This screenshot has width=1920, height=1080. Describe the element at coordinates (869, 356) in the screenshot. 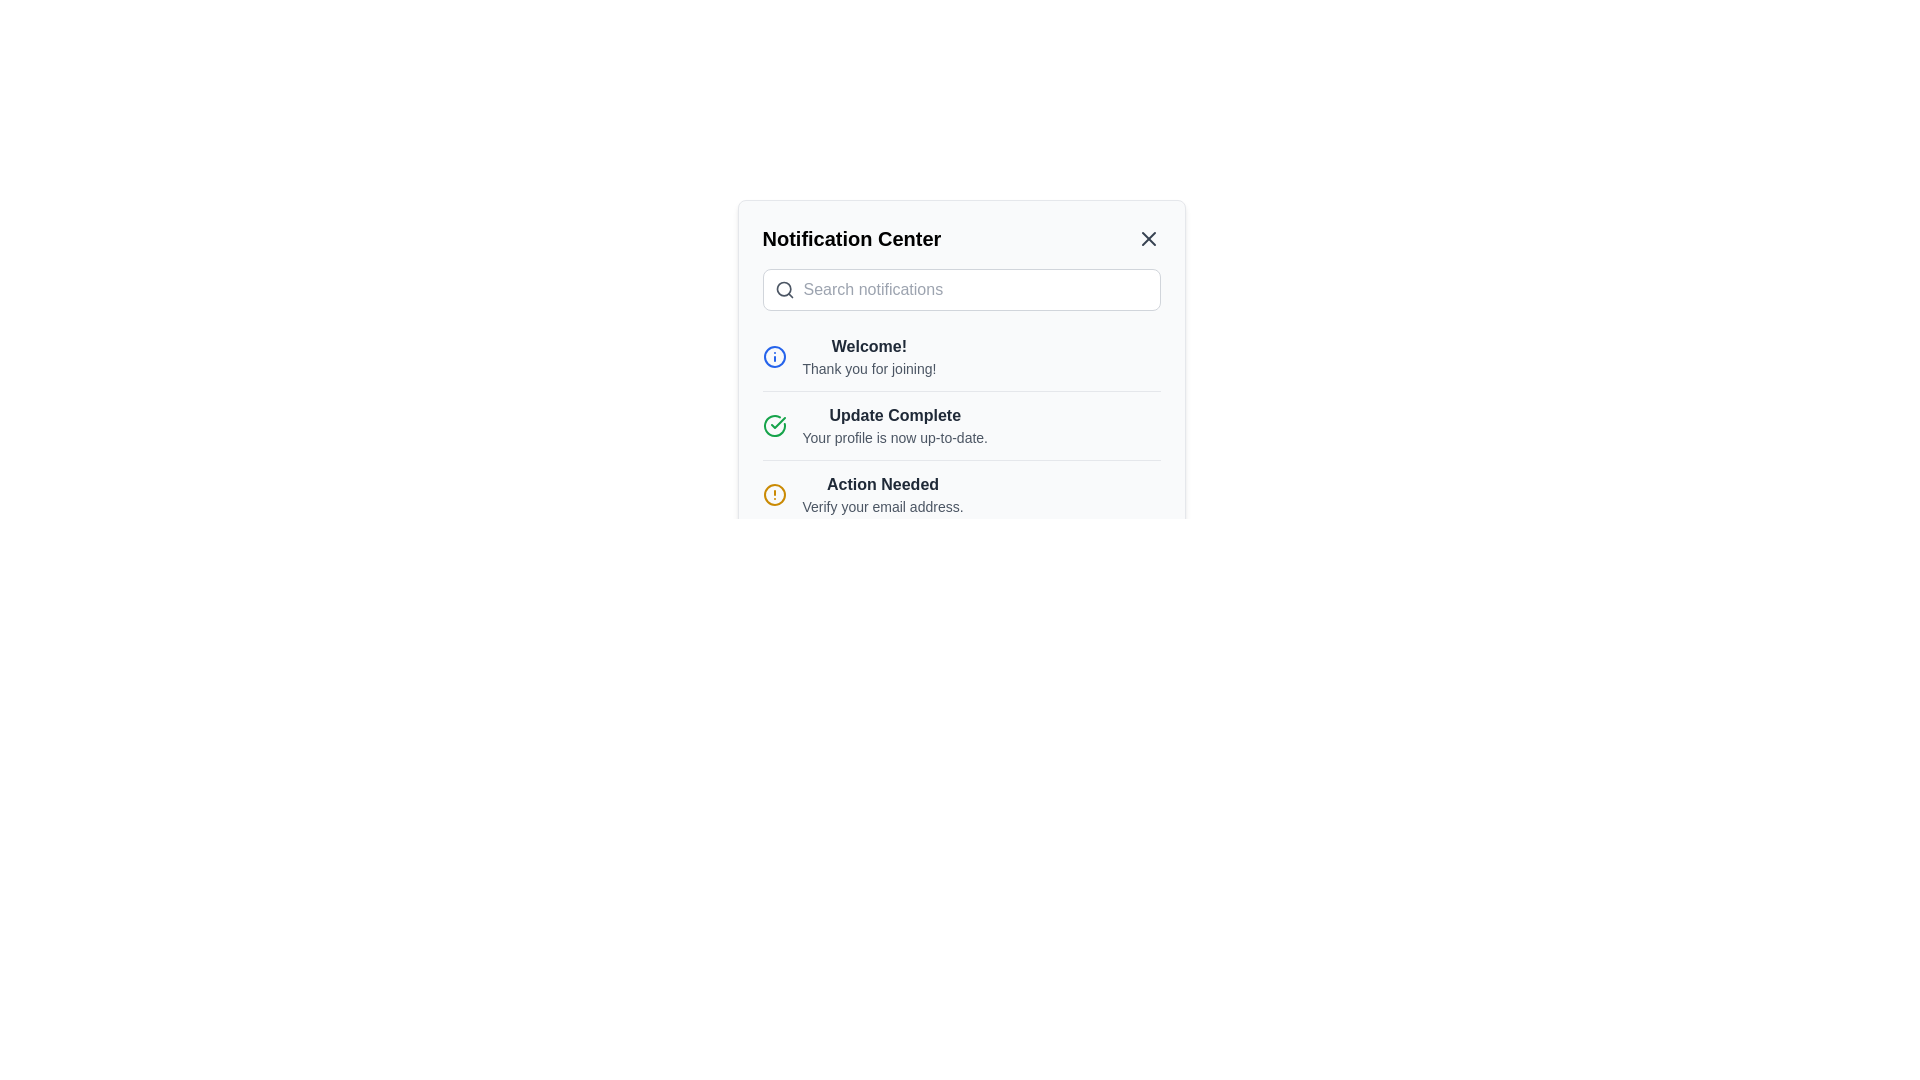

I see `the welcome message static text located in the notification center panel, which is the first notification in the list, directly below the search bar` at that location.